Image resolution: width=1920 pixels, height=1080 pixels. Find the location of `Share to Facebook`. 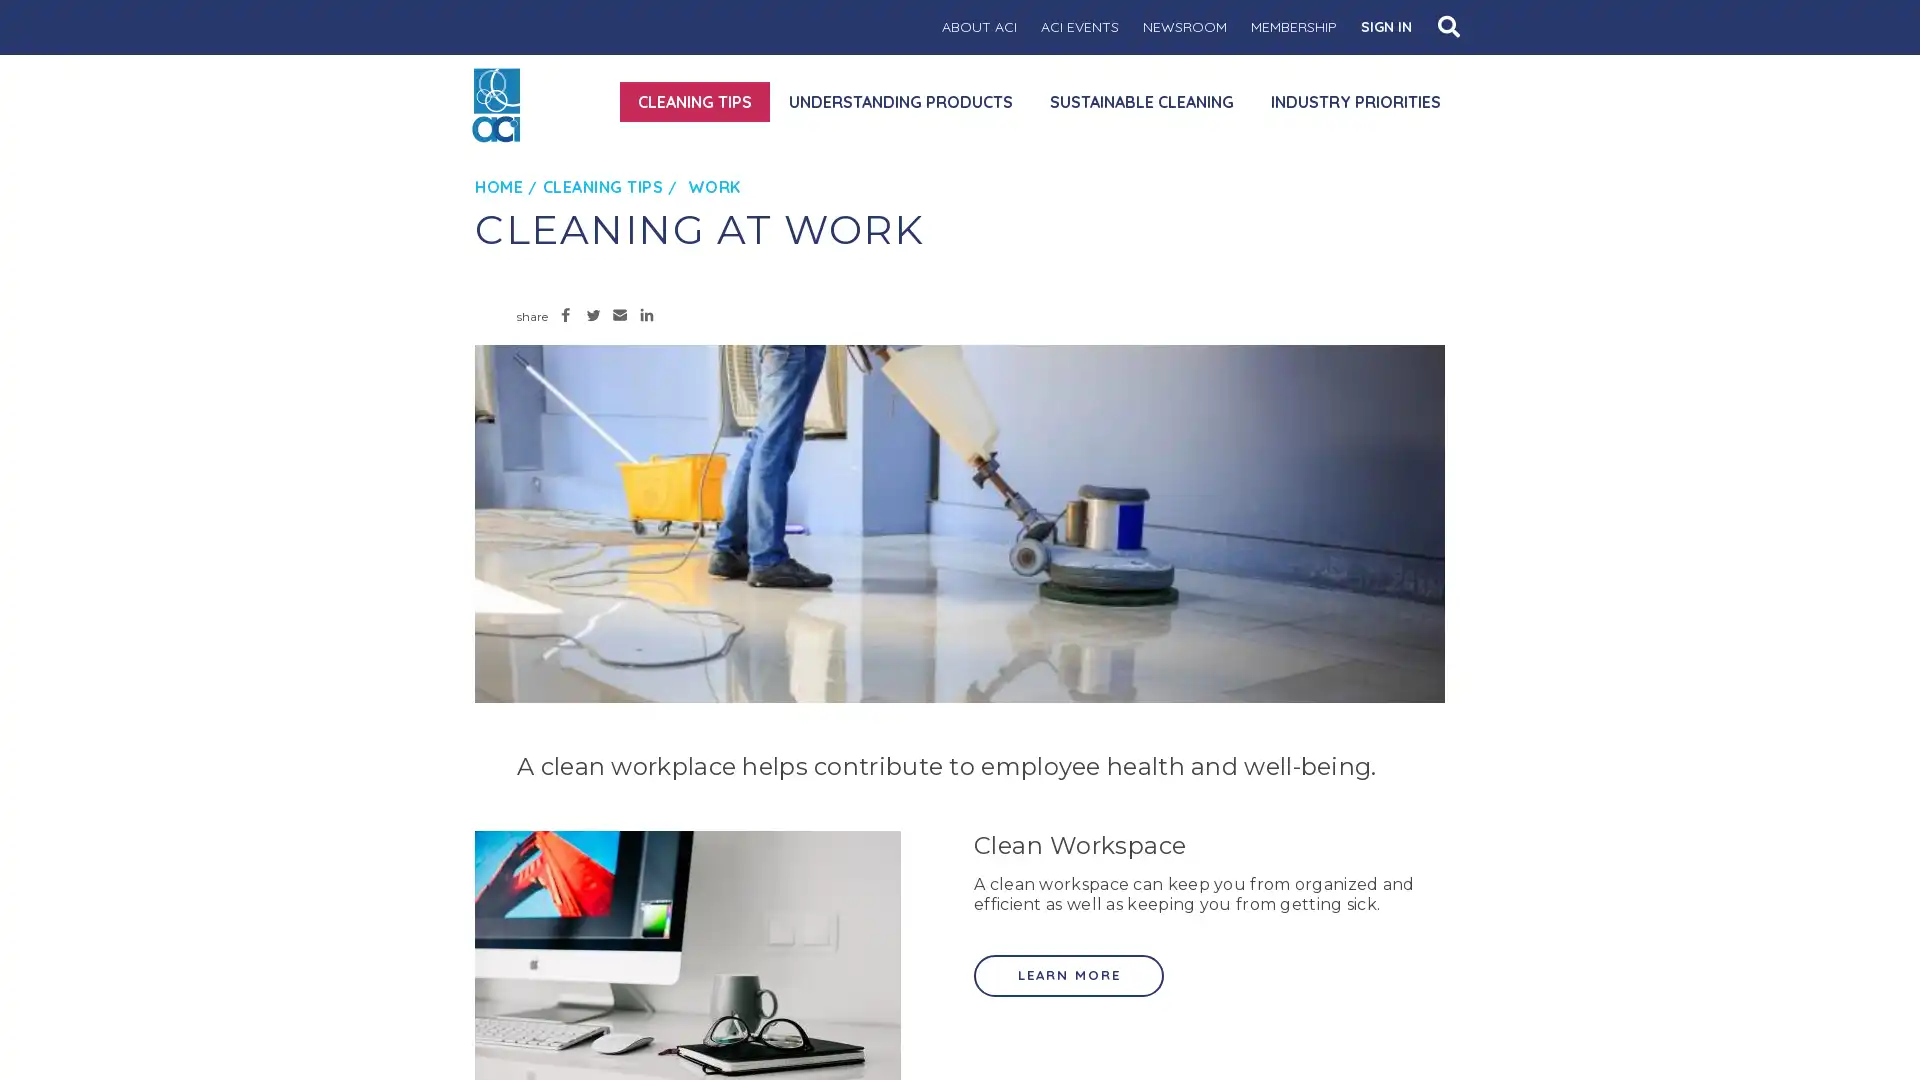

Share to Facebook is located at coordinates (564, 315).